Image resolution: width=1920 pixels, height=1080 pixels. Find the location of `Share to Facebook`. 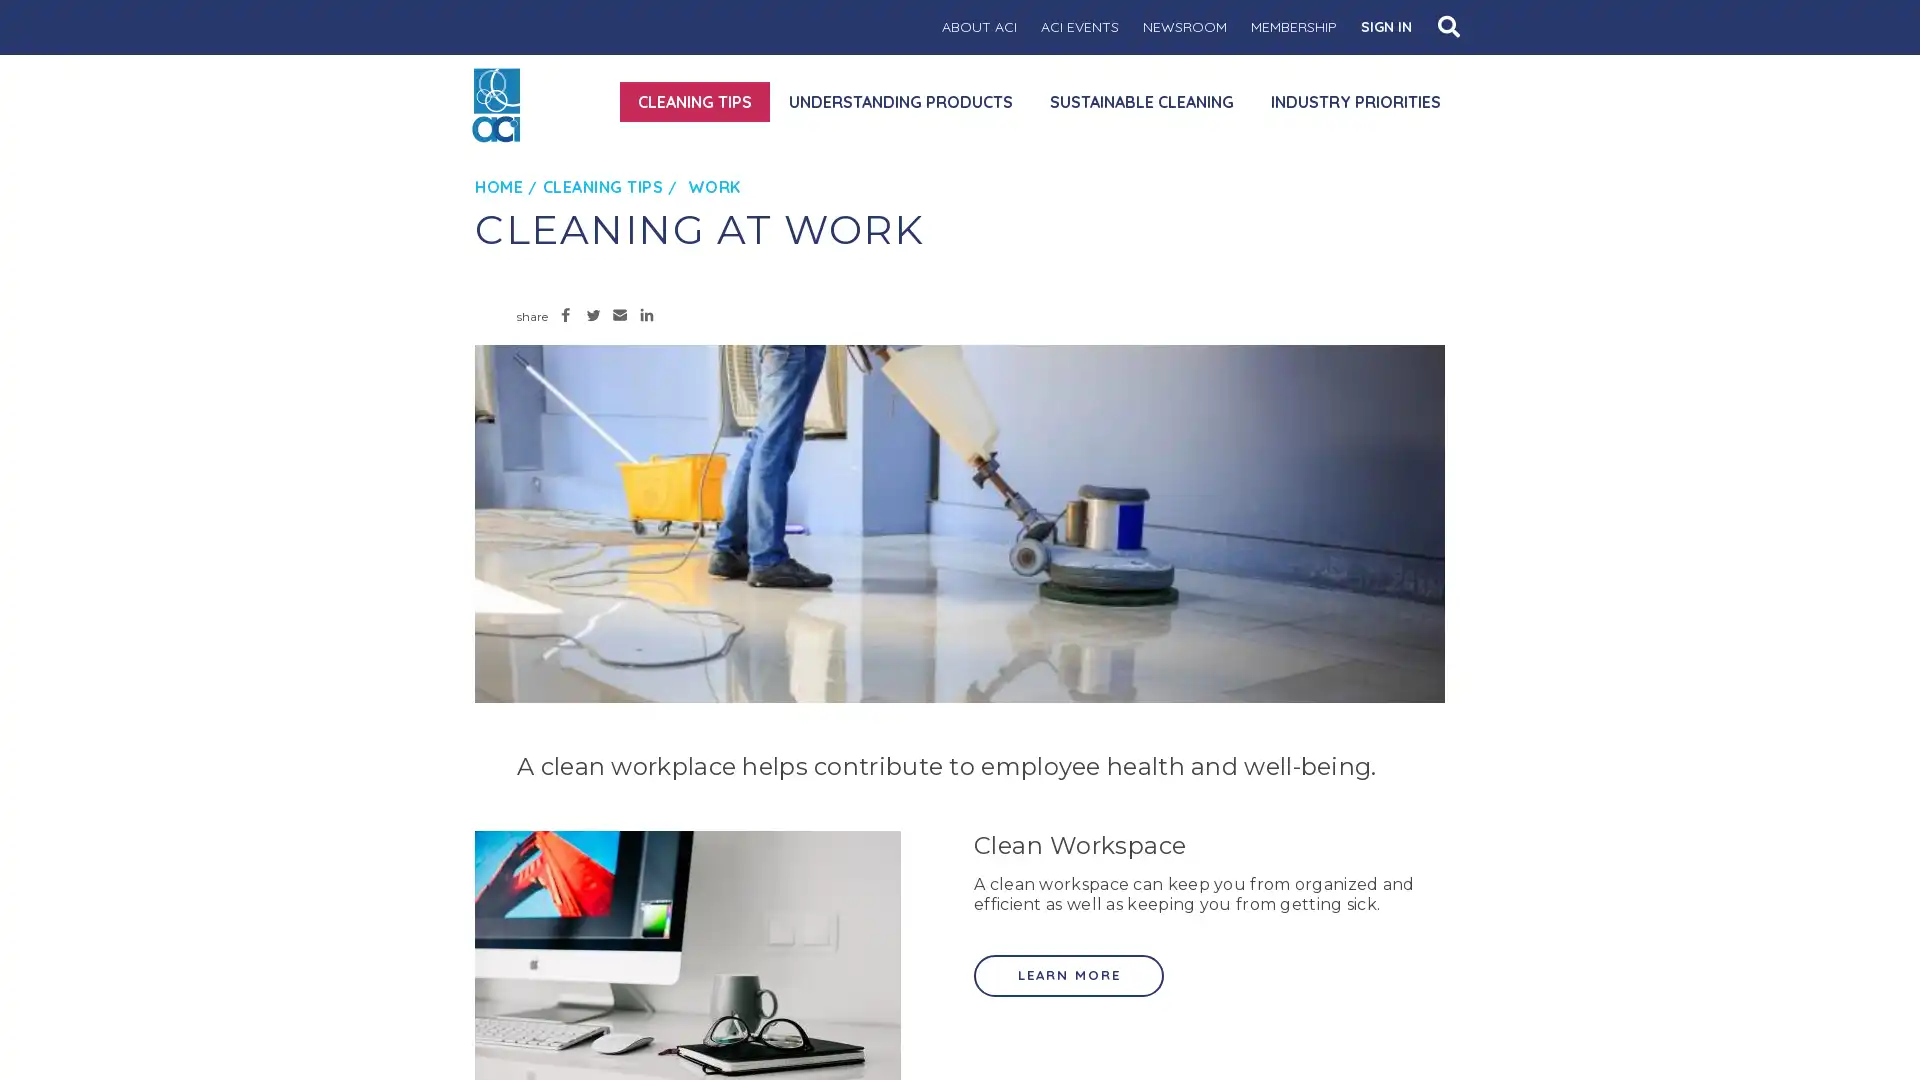

Share to Facebook is located at coordinates (564, 315).